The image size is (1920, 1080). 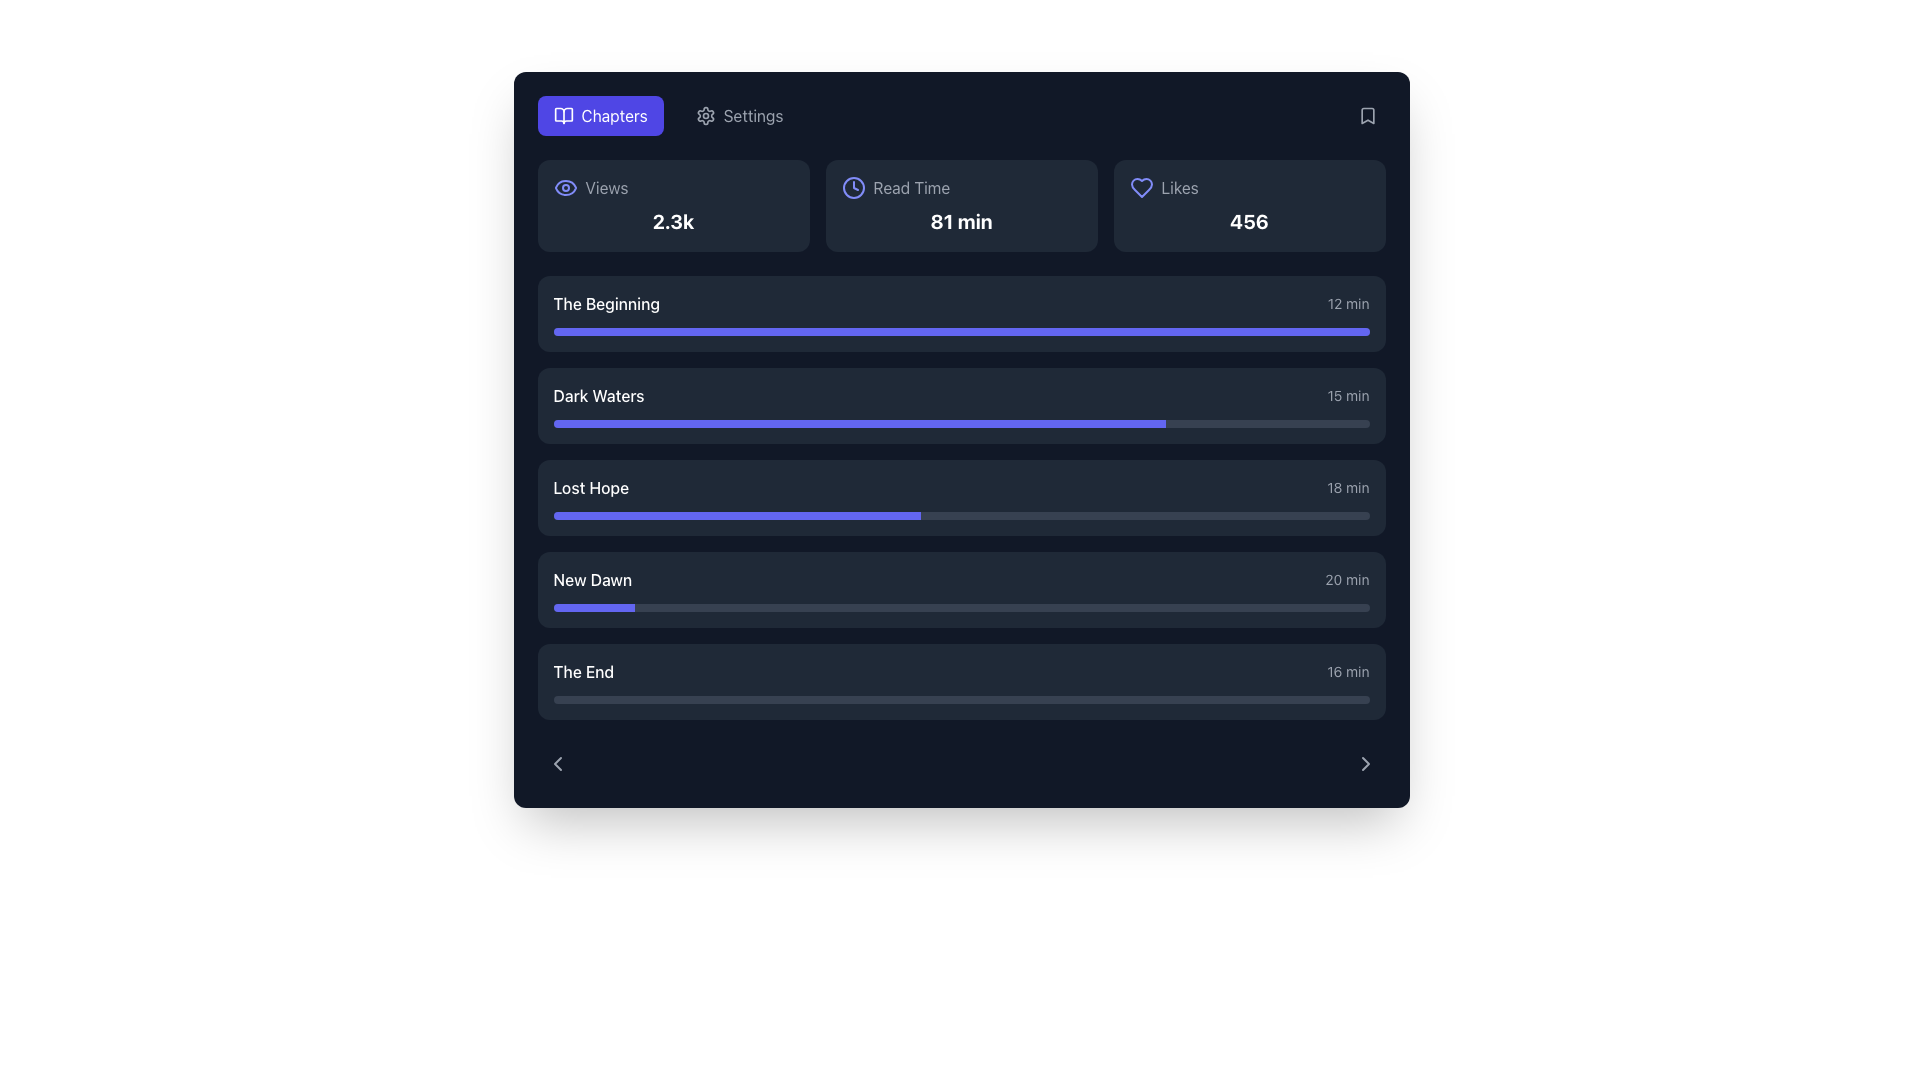 What do you see at coordinates (961, 698) in the screenshot?
I see `the progression level of the Progress Indicator located at the bottom of the 'The End' section, directly below the text '16 min'` at bounding box center [961, 698].